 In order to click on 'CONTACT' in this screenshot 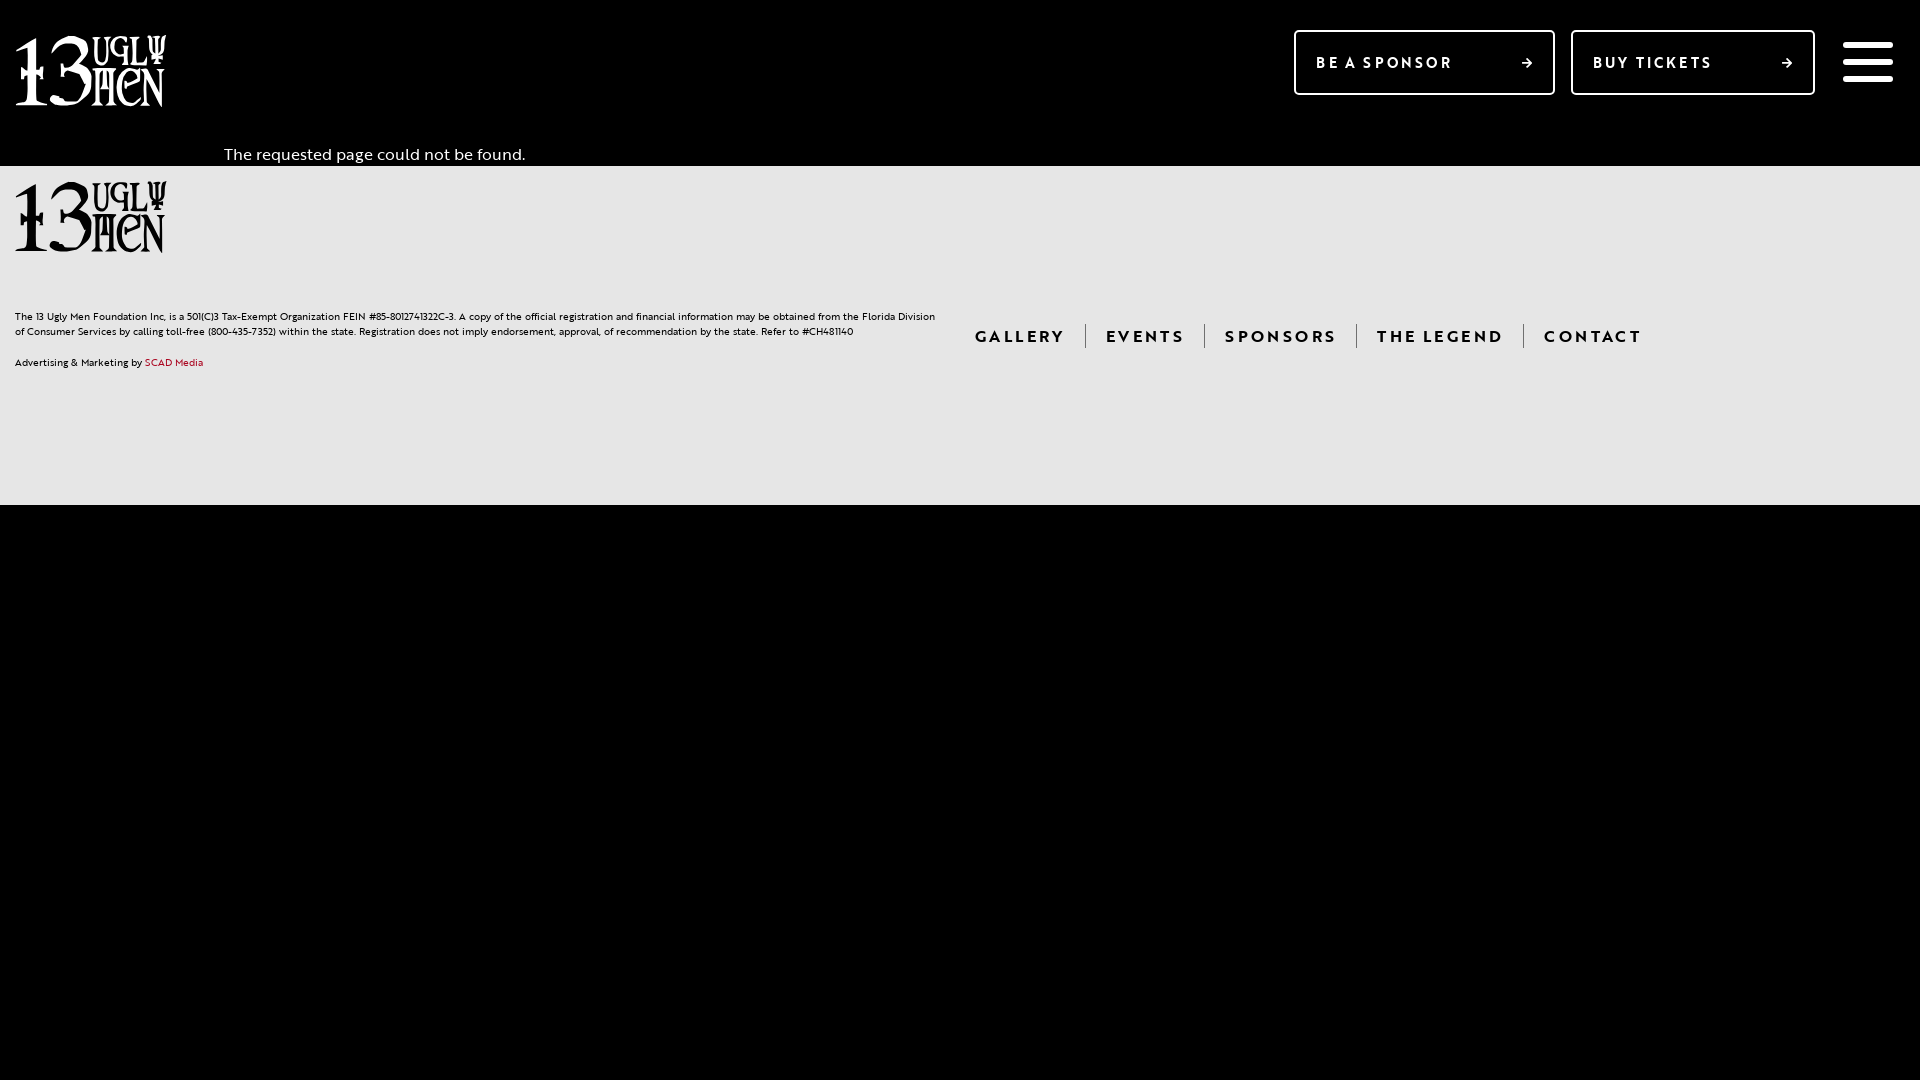, I will do `click(1591, 334)`.